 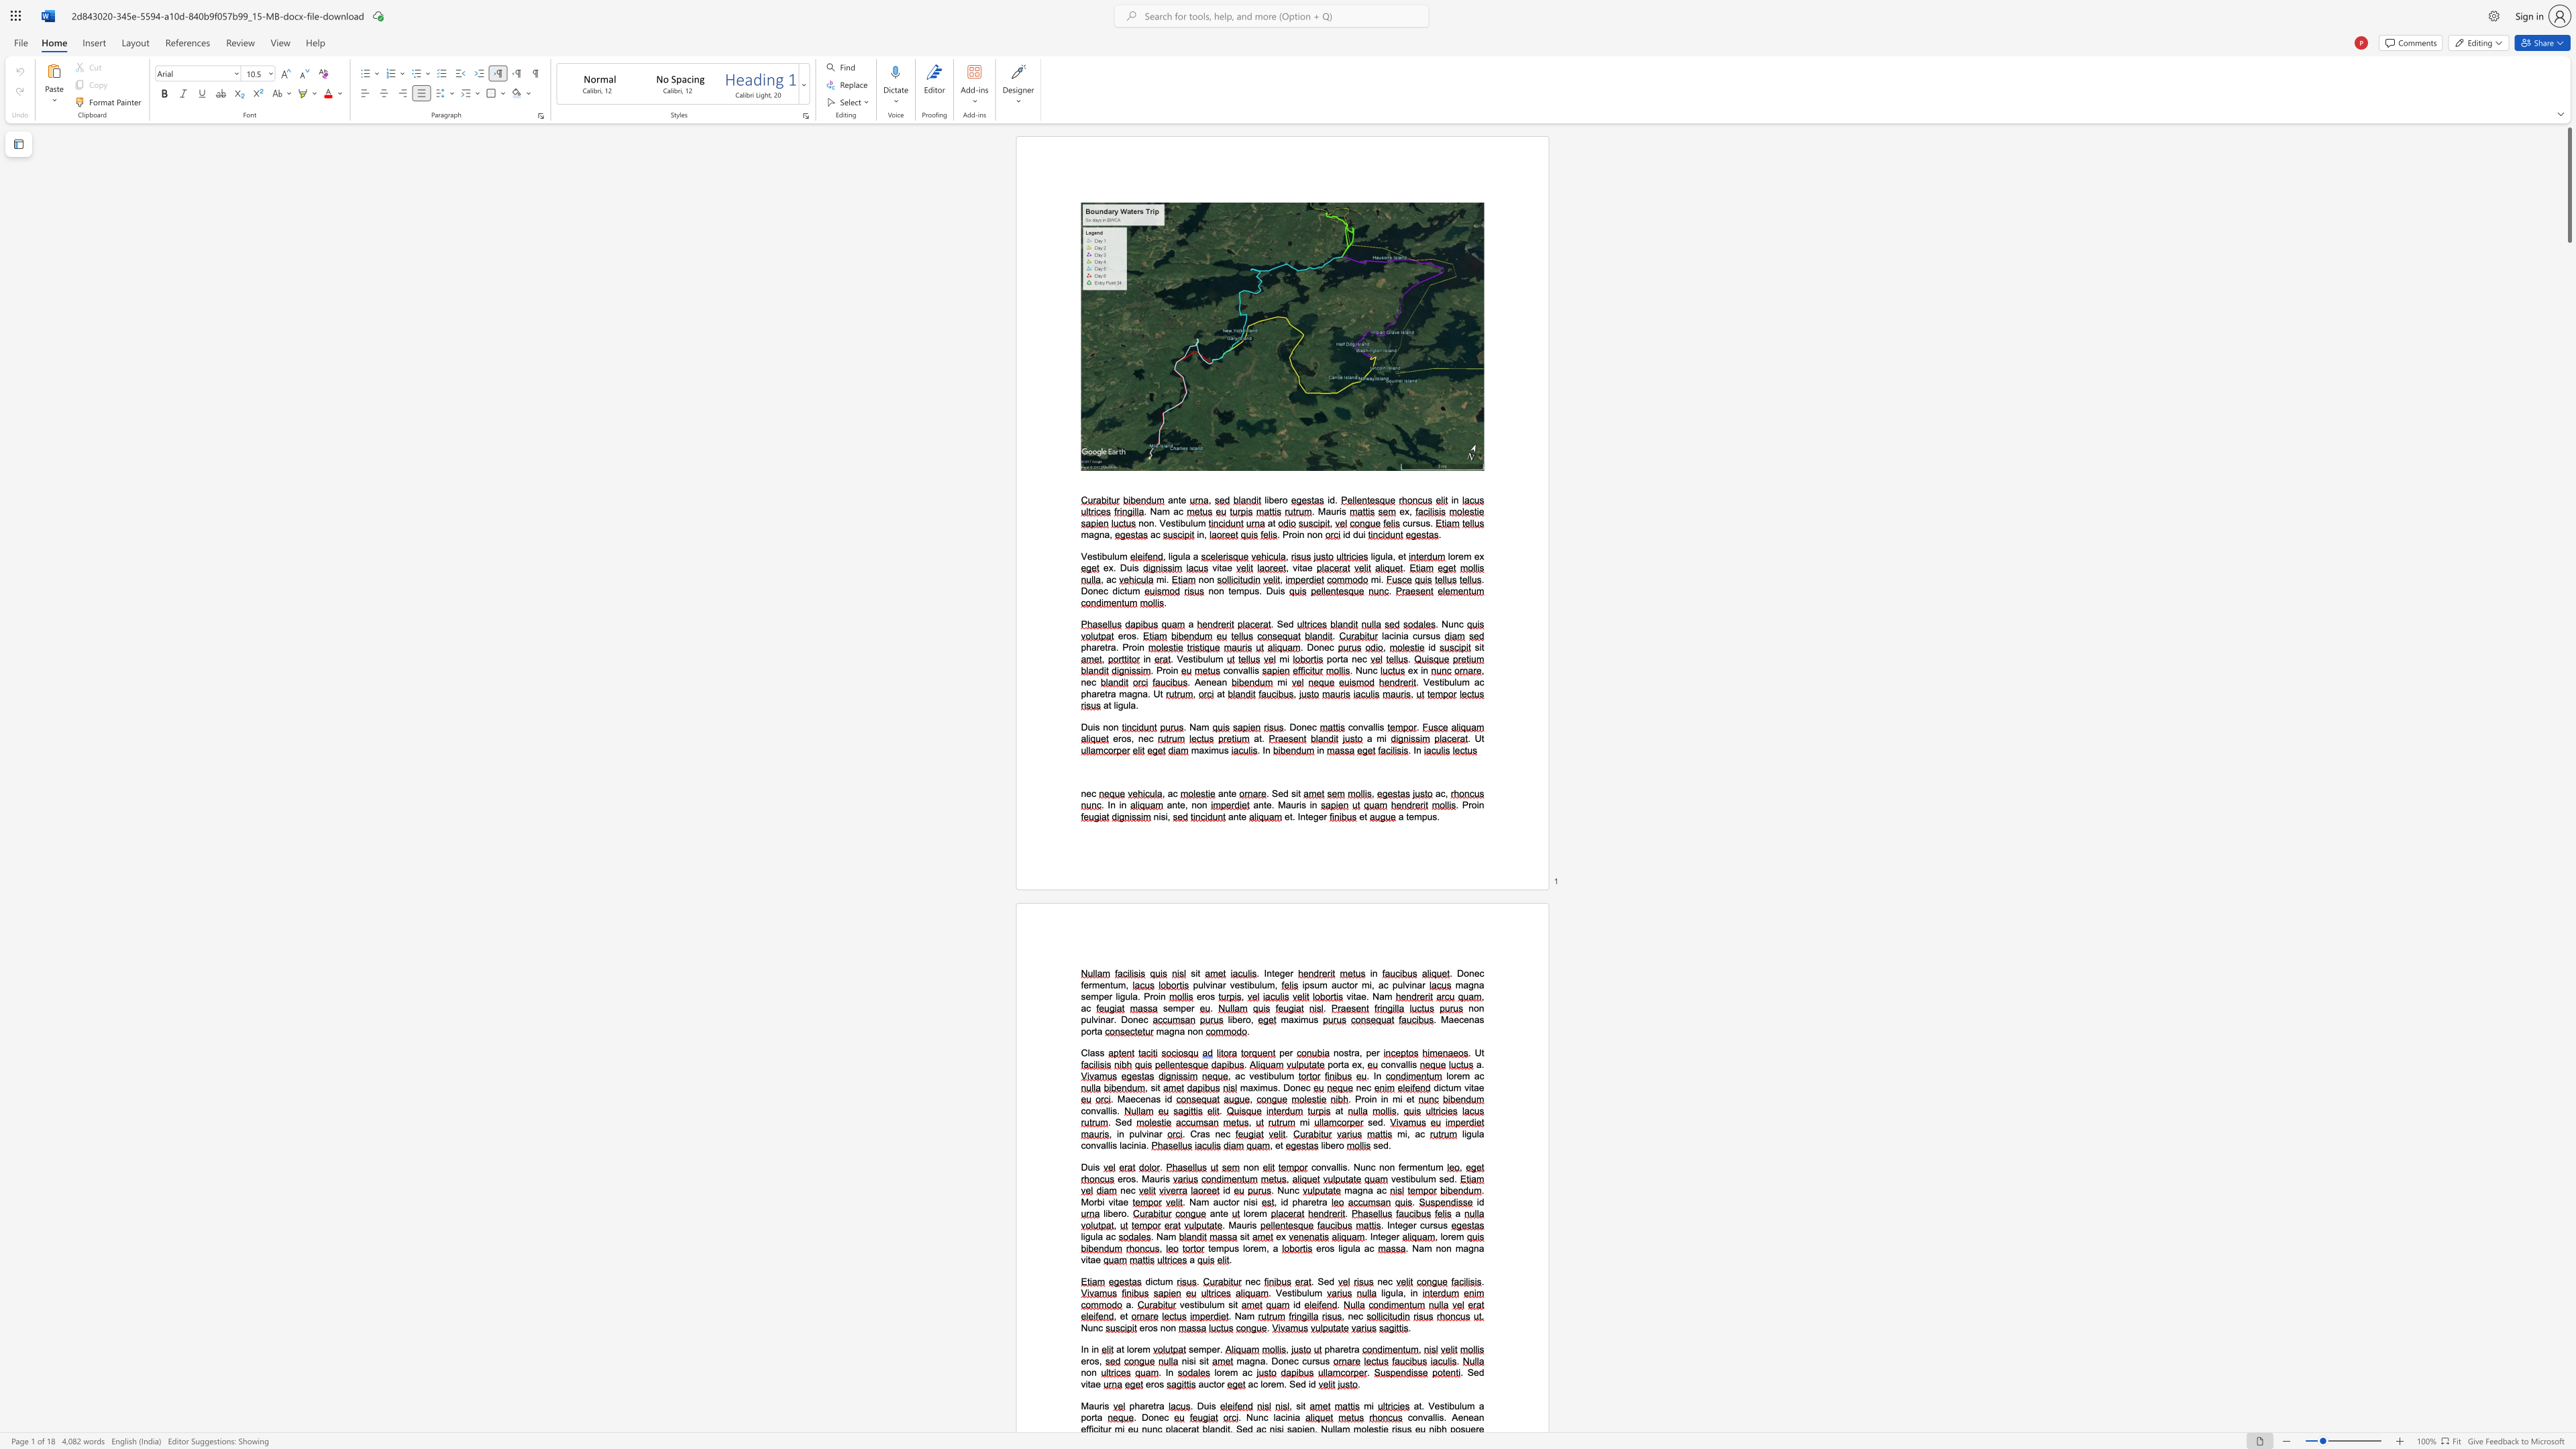 I want to click on the 1th character "u" in the text, so click(x=1293, y=805).